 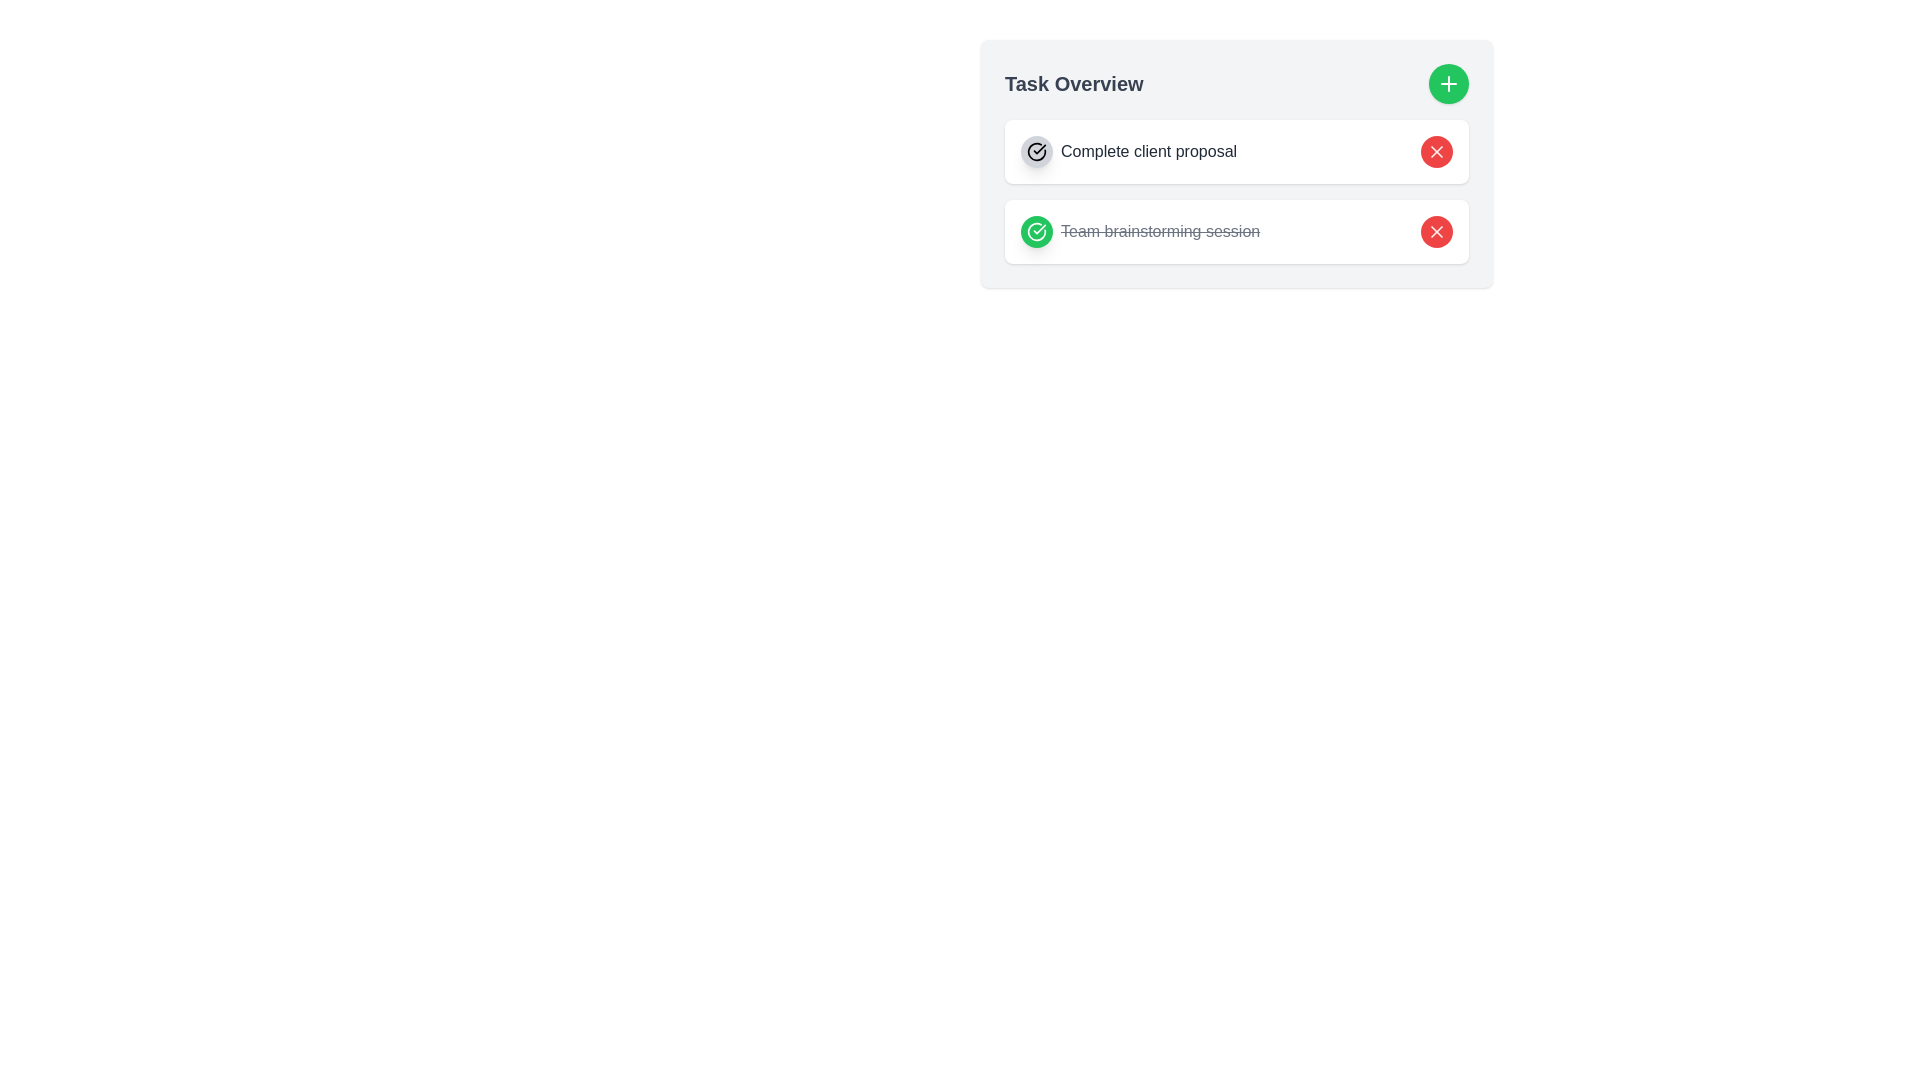 What do you see at coordinates (1236, 83) in the screenshot?
I see `the section header text of the task list overview, which is indicated by a composite UI component consisting of a text label and an interactive button located at the top of the panel` at bounding box center [1236, 83].